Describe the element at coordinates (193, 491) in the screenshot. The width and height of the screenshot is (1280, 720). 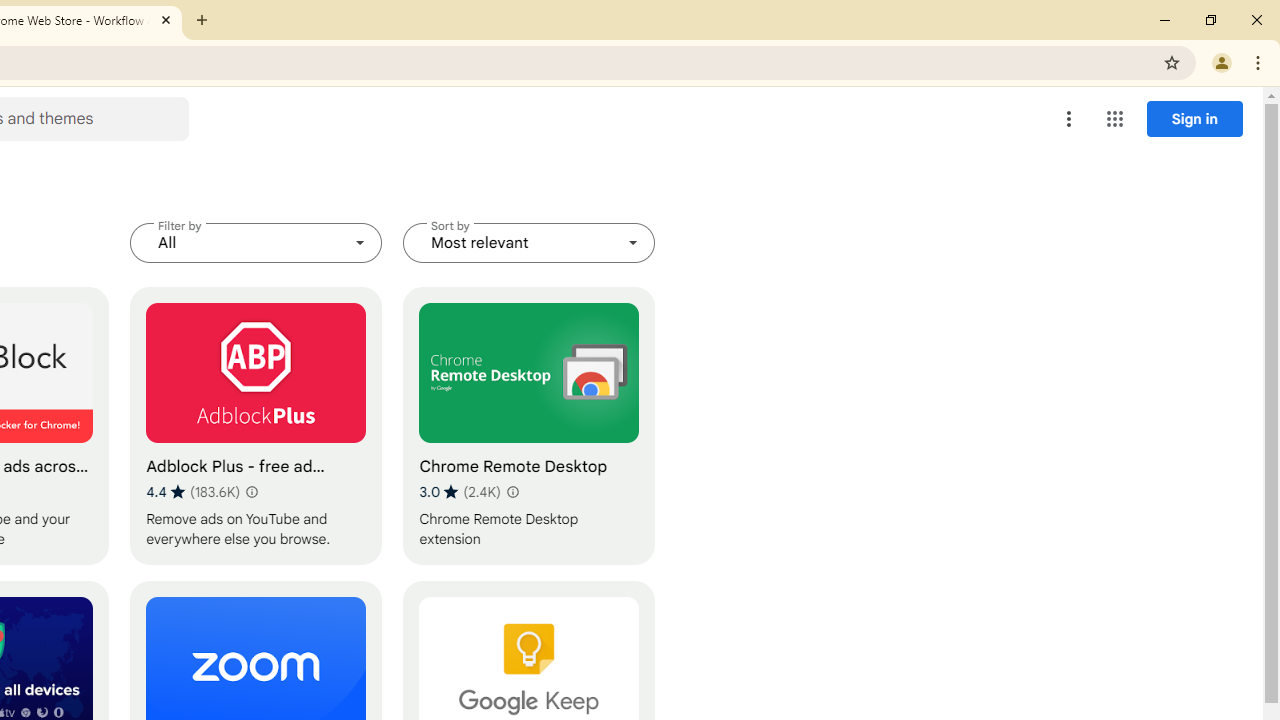
I see `'Average rating 4.4 out of 5 stars. 183.6K ratings.'` at that location.